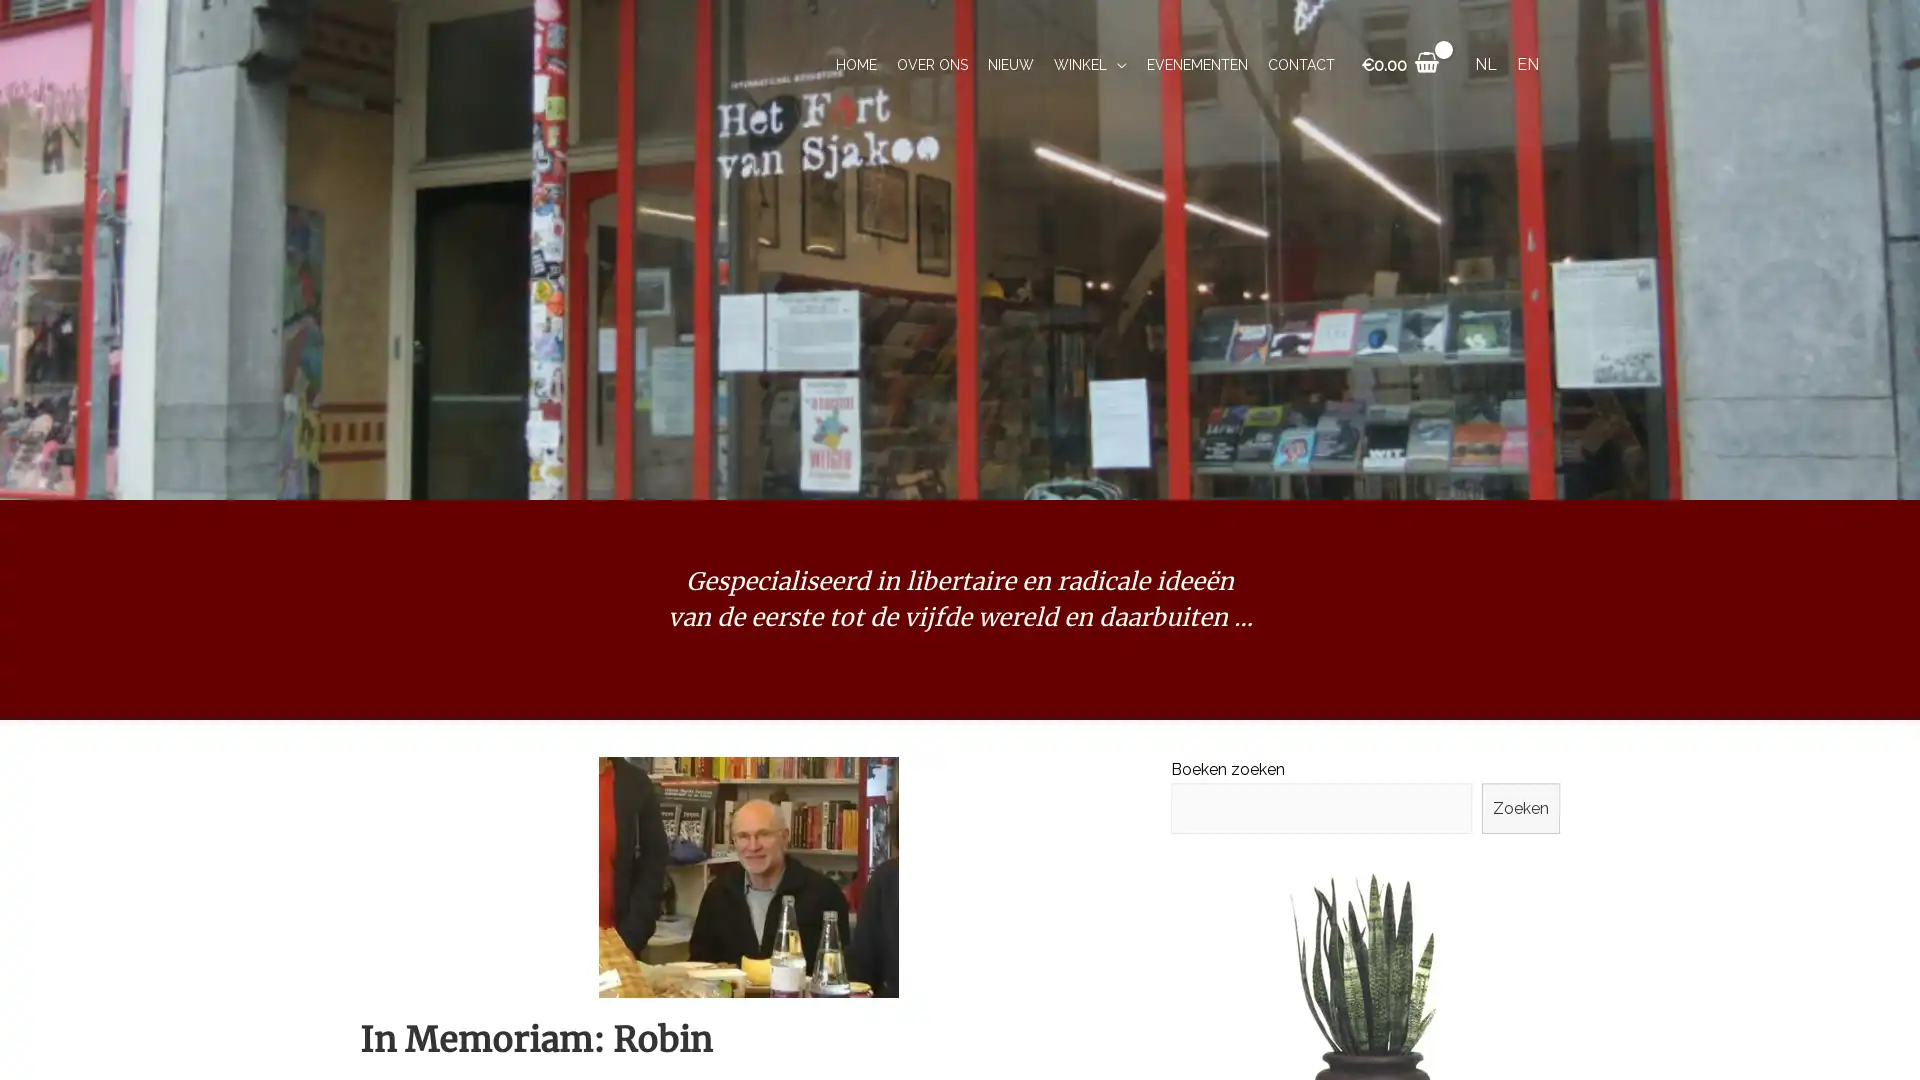 This screenshot has height=1080, width=1920. Describe the element at coordinates (1520, 806) in the screenshot. I see `Zoeken` at that location.